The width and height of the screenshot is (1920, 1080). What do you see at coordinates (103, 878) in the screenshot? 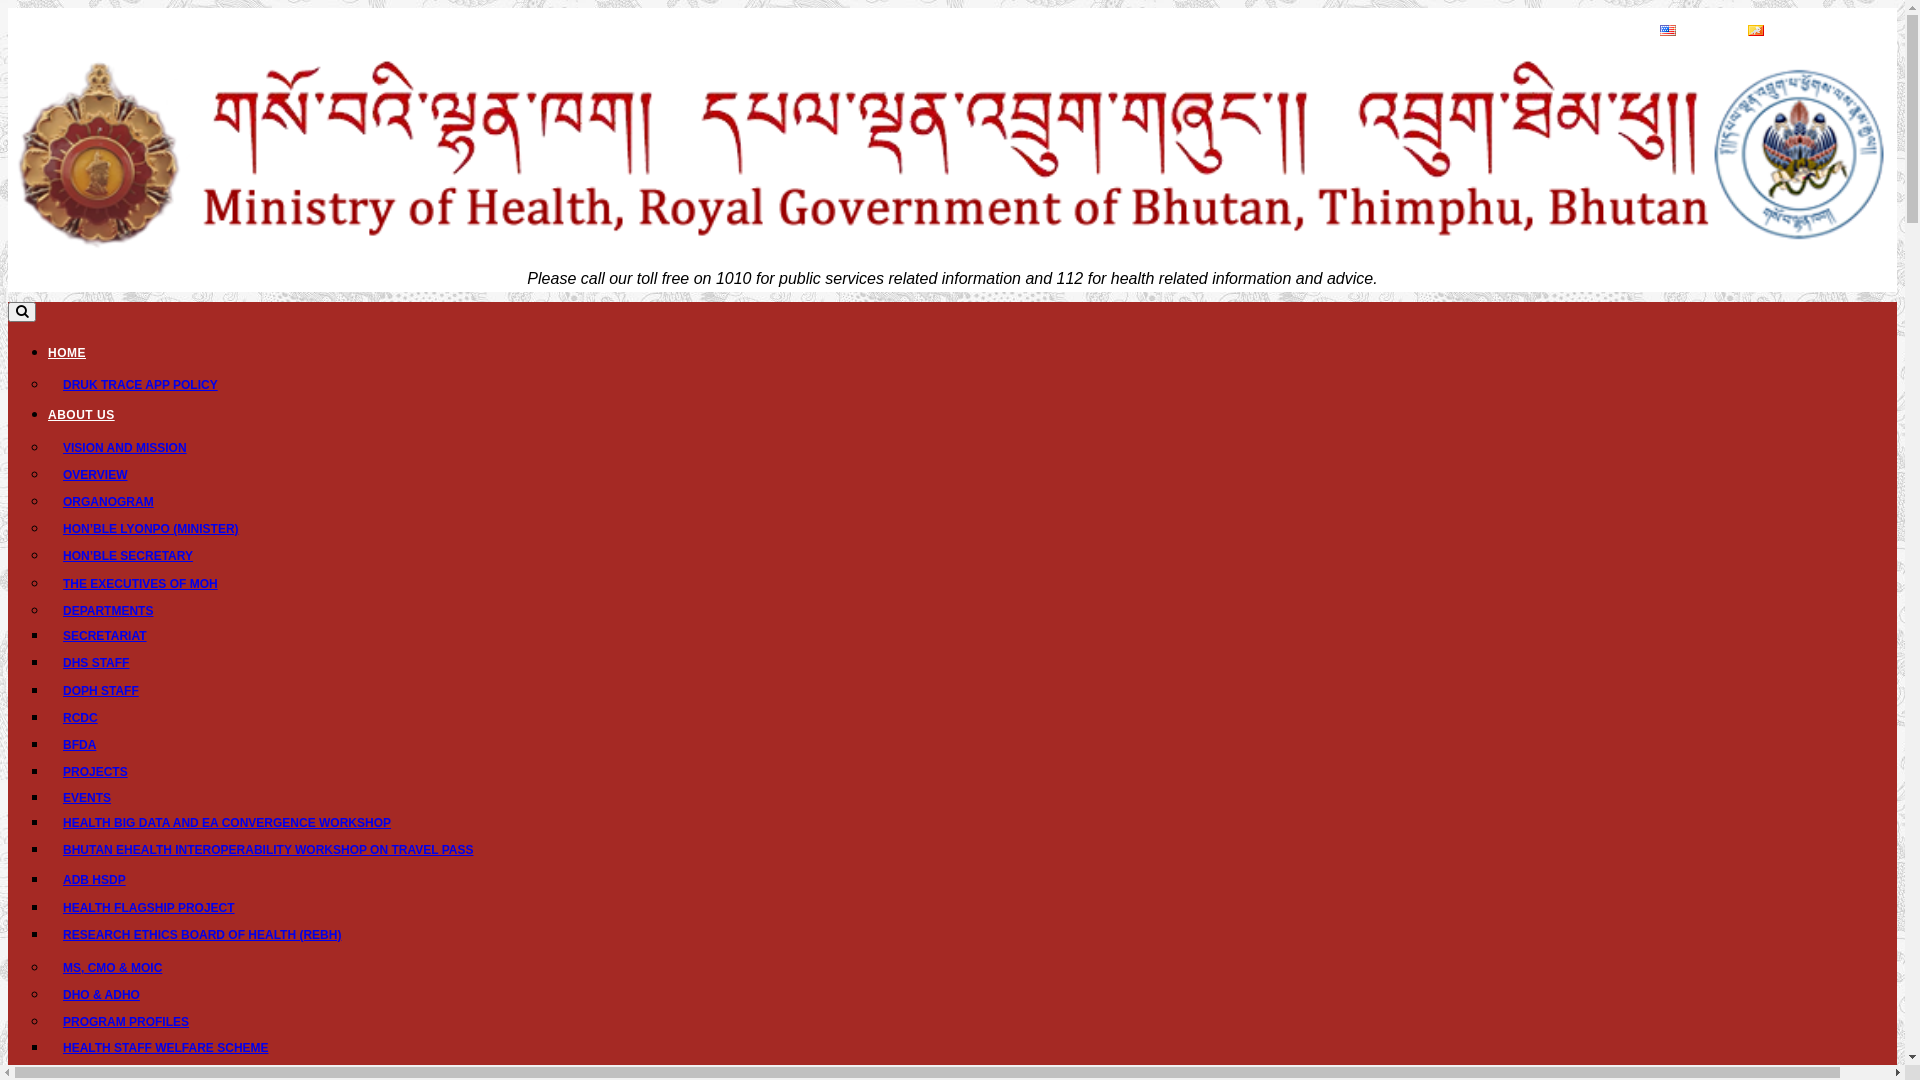
I see `'ADB HSDP'` at bounding box center [103, 878].